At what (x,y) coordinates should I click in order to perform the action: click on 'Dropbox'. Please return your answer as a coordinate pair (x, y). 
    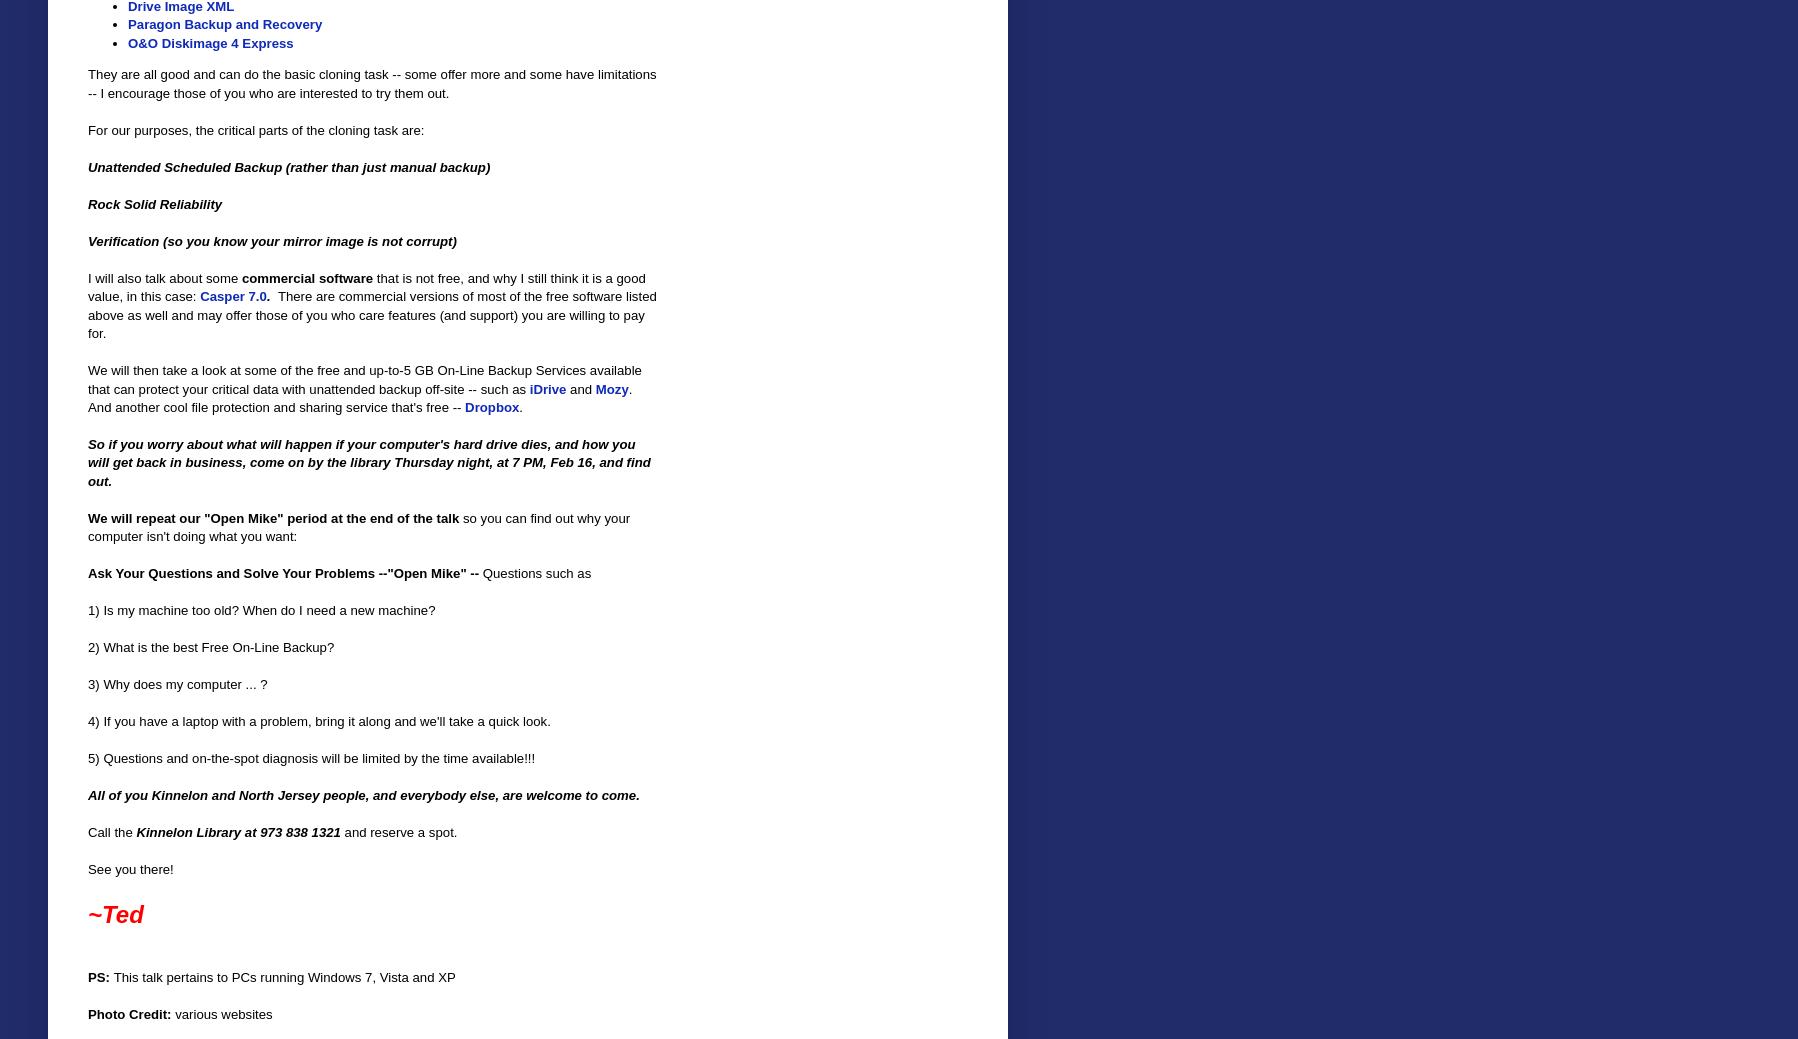
    Looking at the image, I should click on (491, 405).